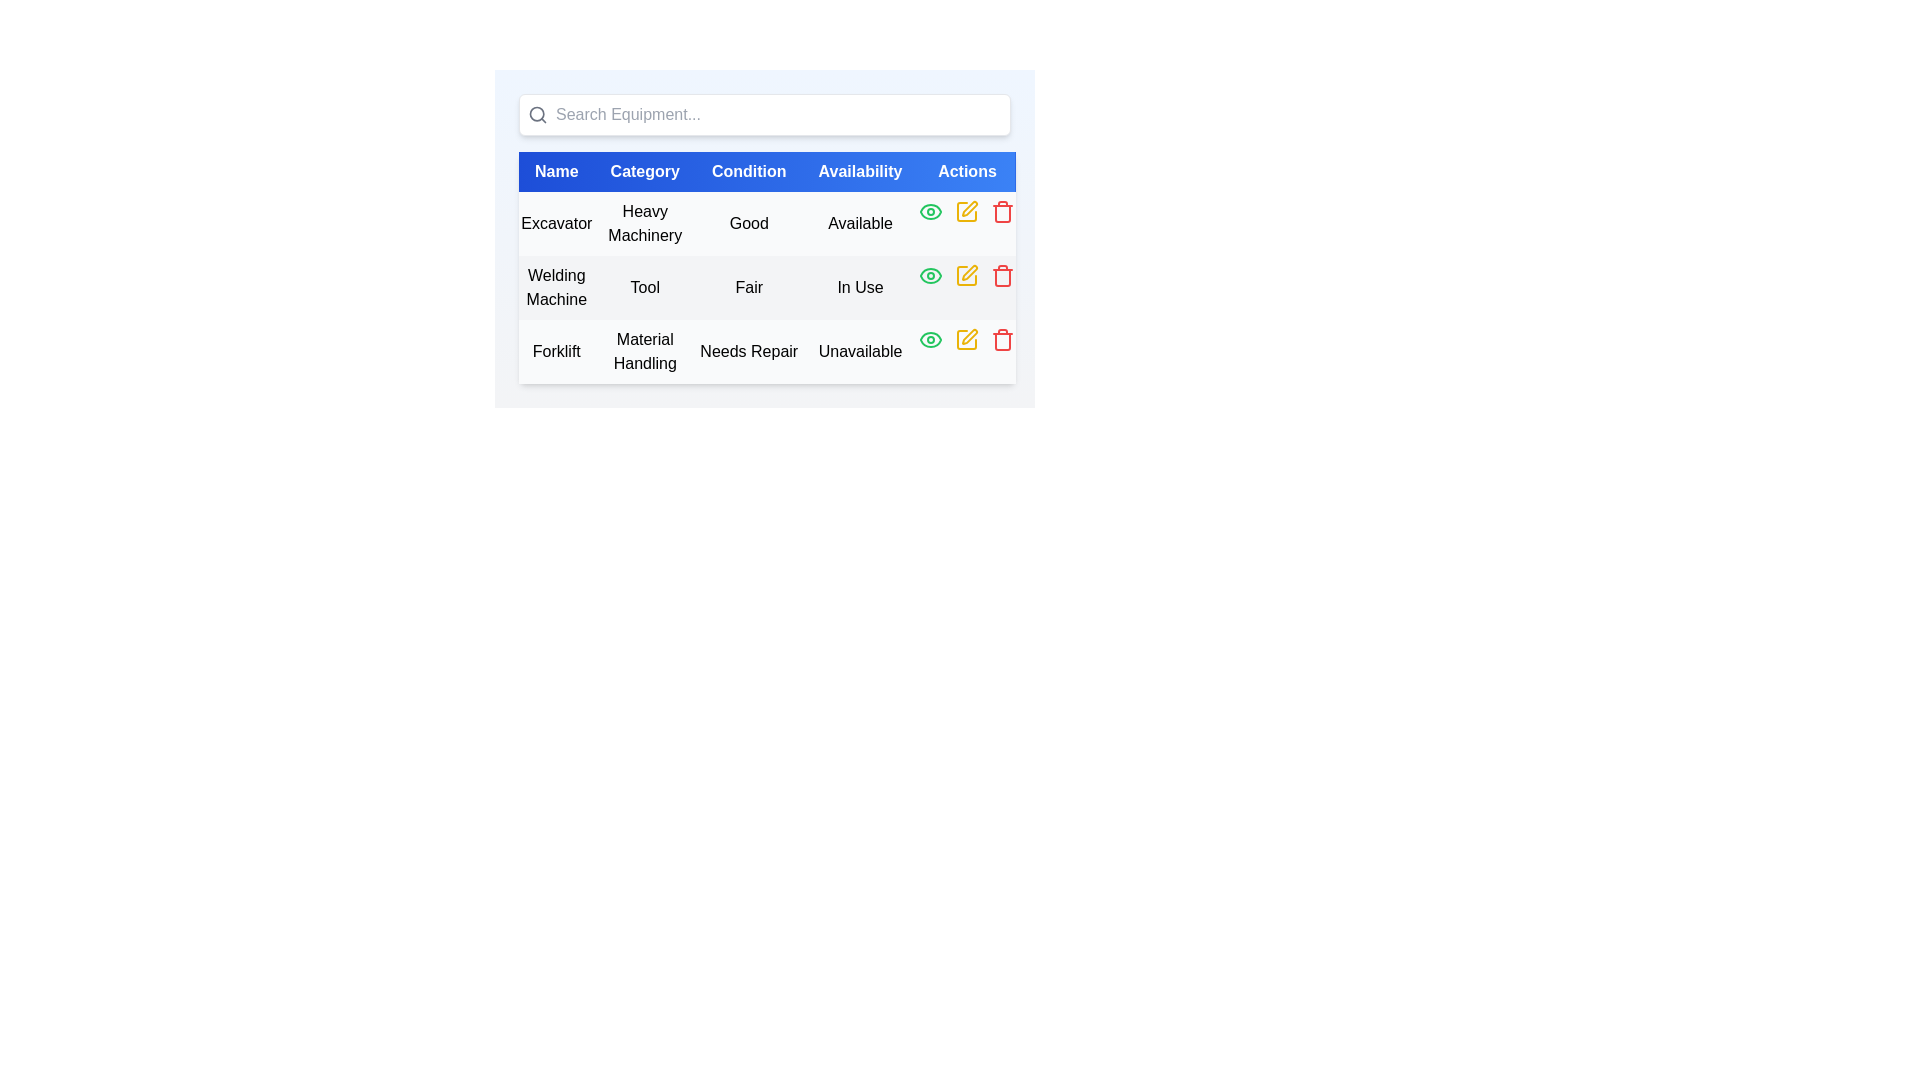 The width and height of the screenshot is (1920, 1080). Describe the element at coordinates (930, 338) in the screenshot. I see `the 'View' icon button in the last row of the table under the 'Actions' column for the item labeled 'Forklift'` at that location.